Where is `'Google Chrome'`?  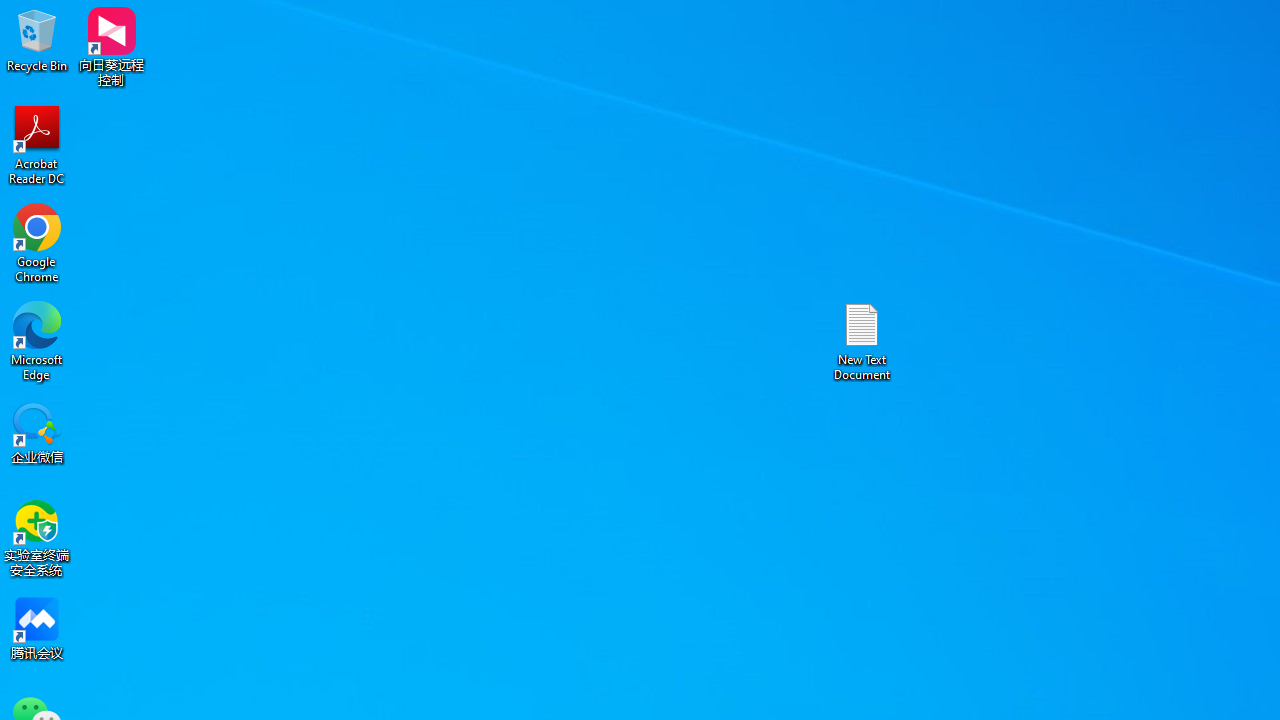
'Google Chrome' is located at coordinates (37, 242).